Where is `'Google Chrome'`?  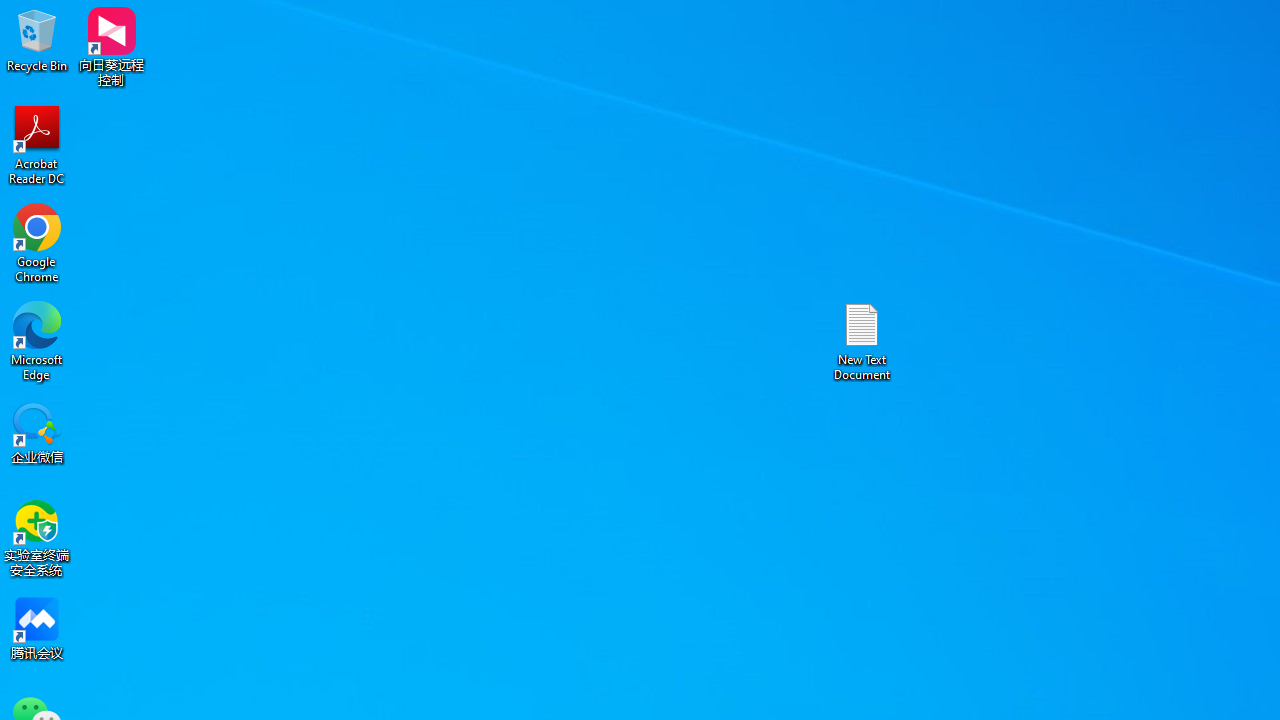
'Google Chrome' is located at coordinates (37, 242).